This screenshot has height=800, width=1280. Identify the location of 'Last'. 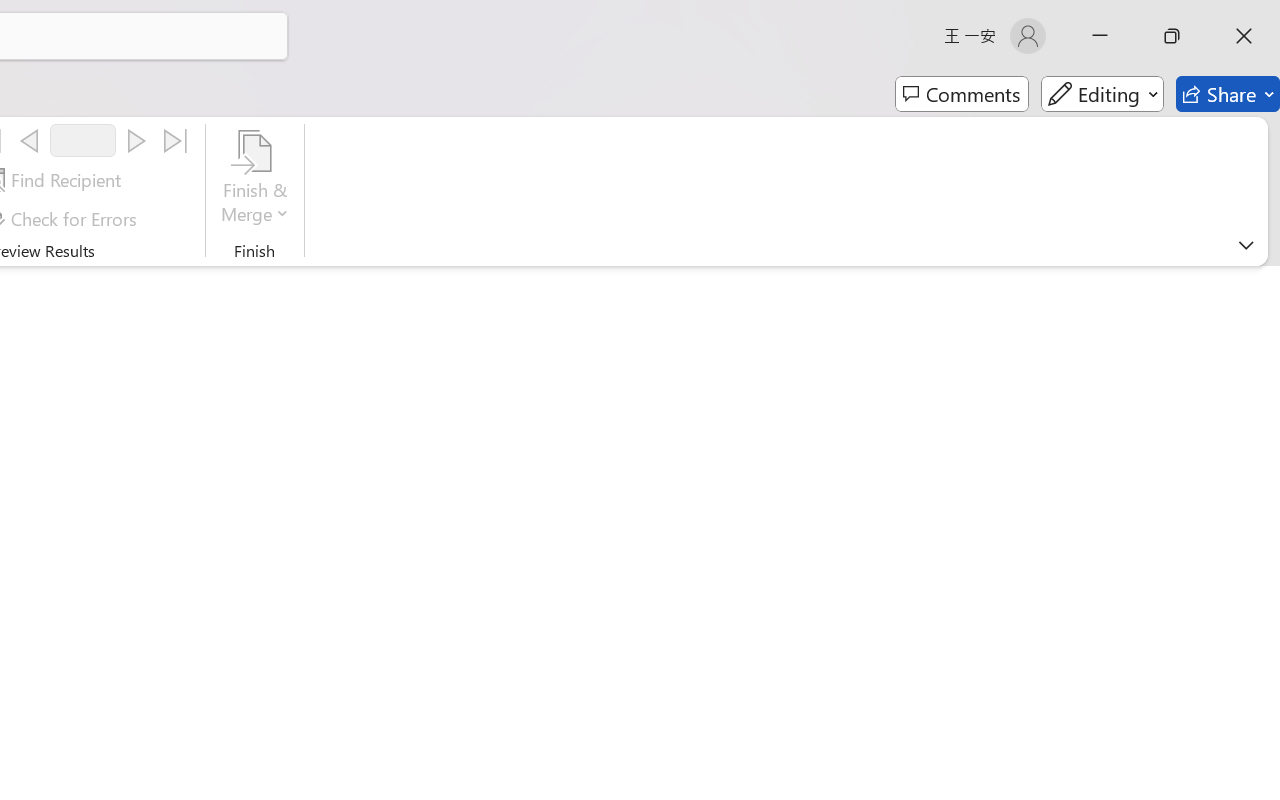
(176, 141).